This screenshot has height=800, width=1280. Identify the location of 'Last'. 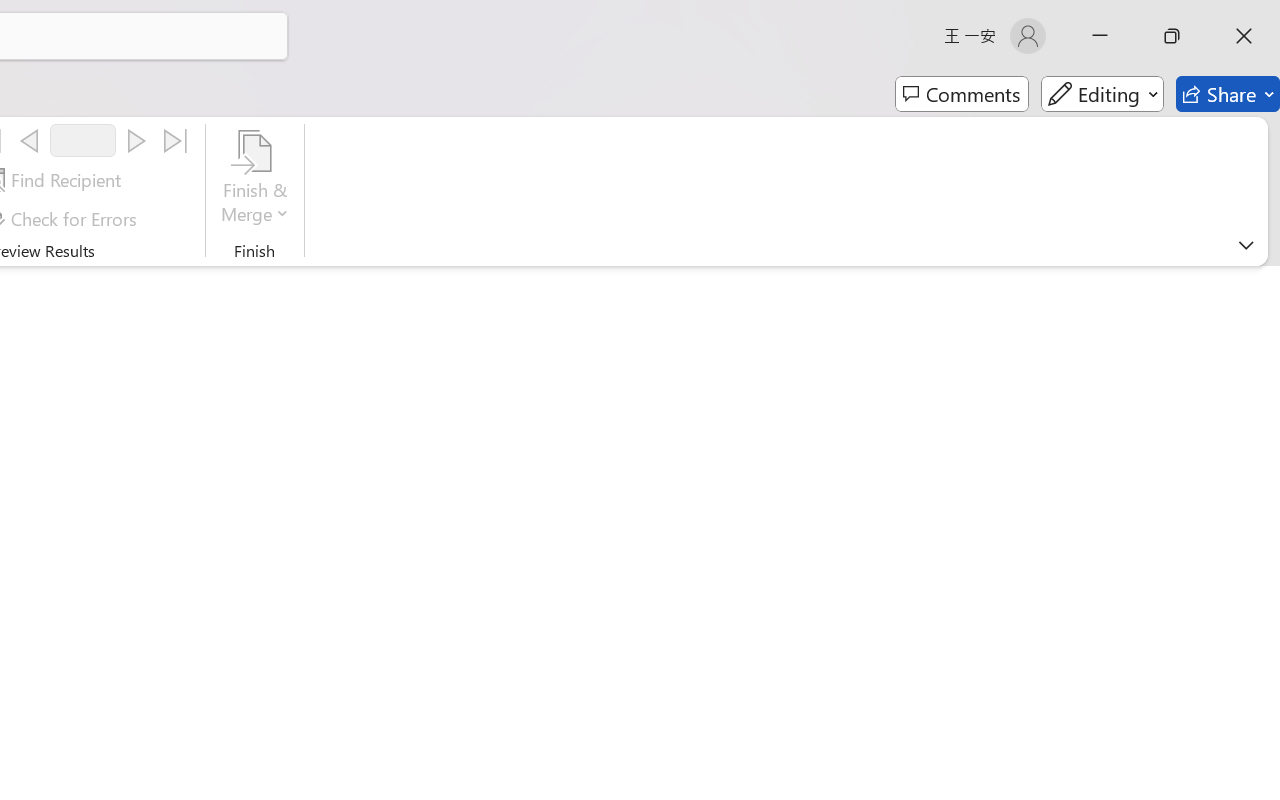
(176, 141).